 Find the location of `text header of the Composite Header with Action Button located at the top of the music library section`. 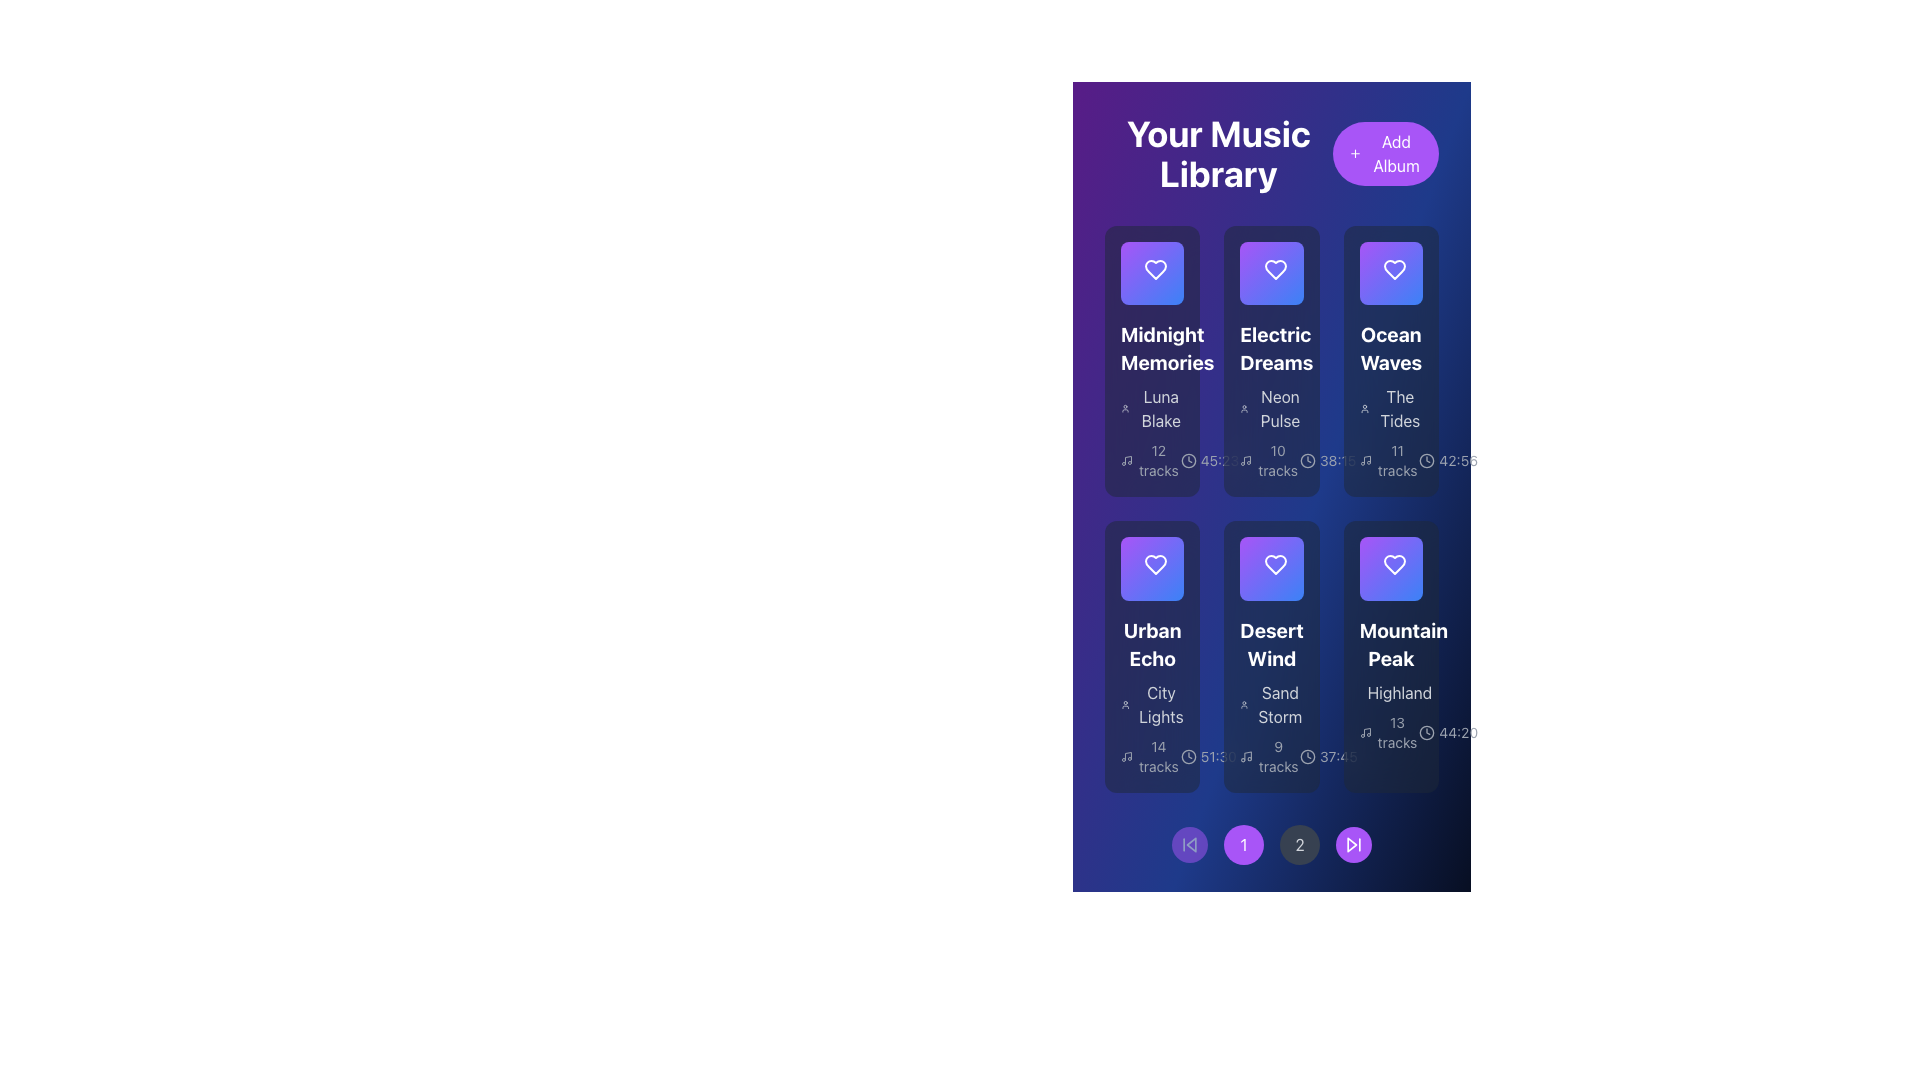

text header of the Composite Header with Action Button located at the top of the music library section is located at coordinates (1271, 153).